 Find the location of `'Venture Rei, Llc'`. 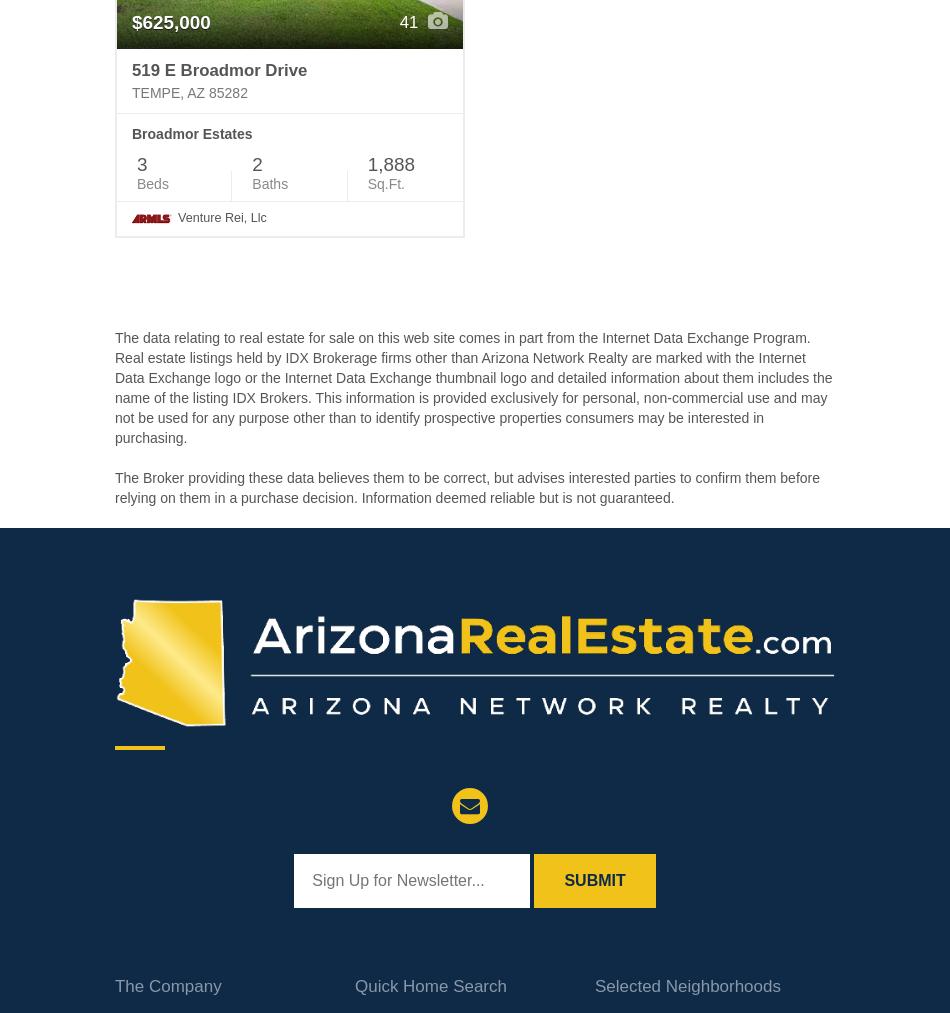

'Venture Rei, Llc' is located at coordinates (222, 215).